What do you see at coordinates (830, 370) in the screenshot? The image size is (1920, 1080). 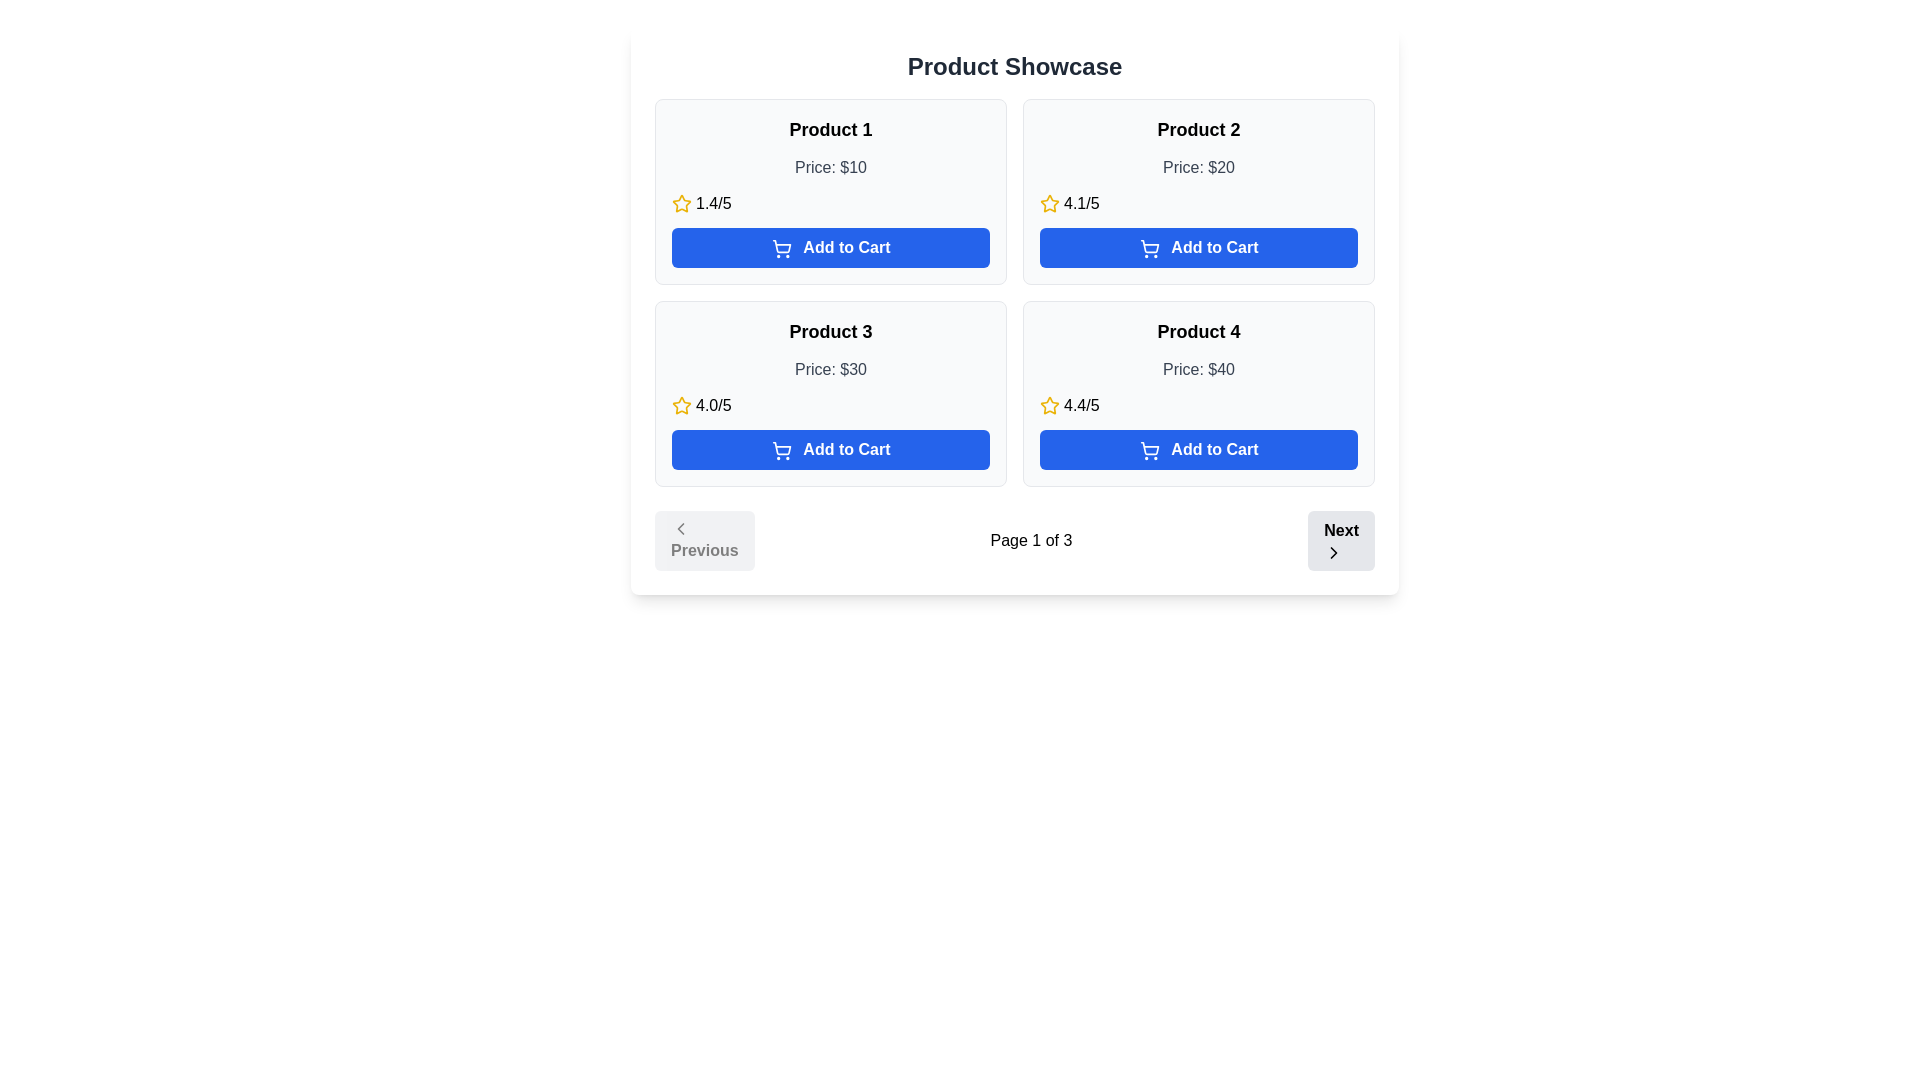 I see `the text label displaying the price '$30' for 'Product 3', which is positioned below the title and above the star rating and 'Add to Cart' button` at bounding box center [830, 370].